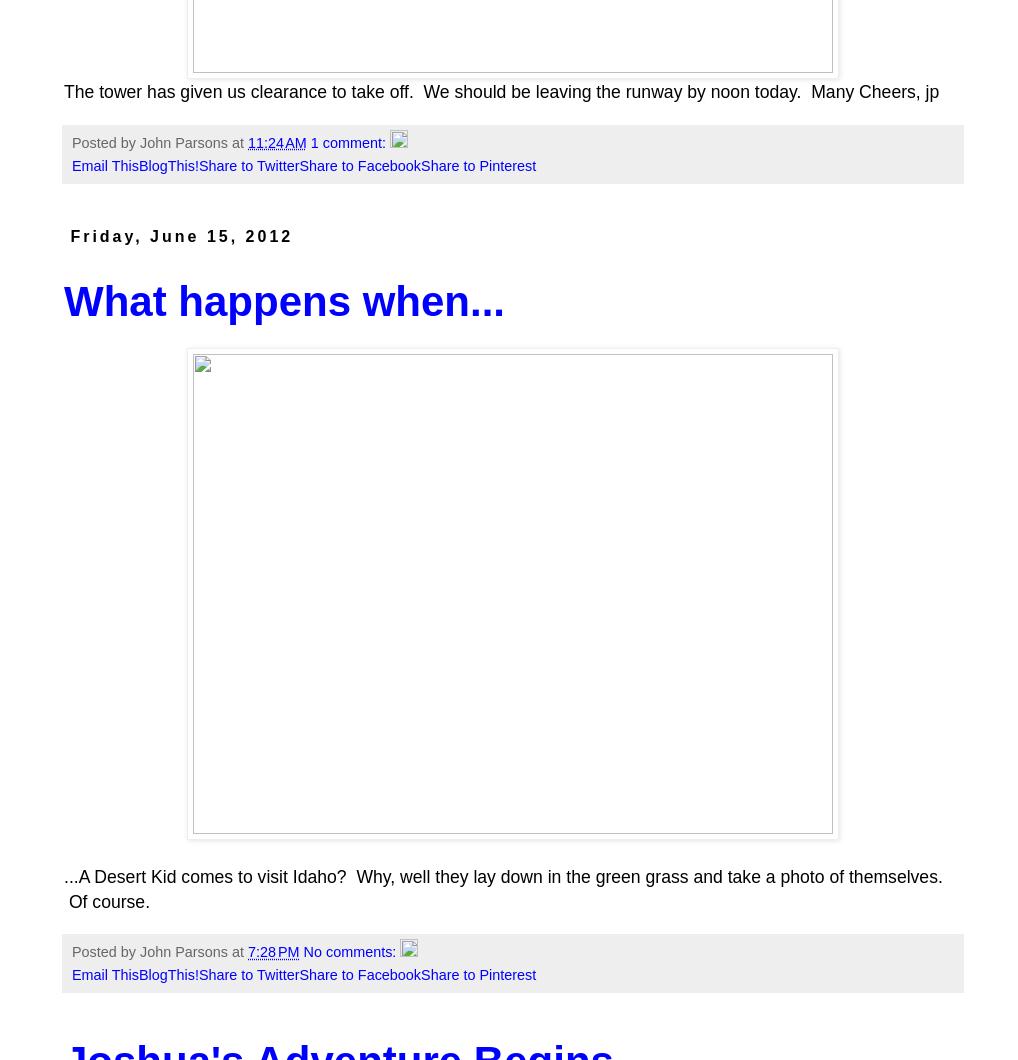 The image size is (1018, 1060). What do you see at coordinates (276, 141) in the screenshot?
I see `'11:24 AM'` at bounding box center [276, 141].